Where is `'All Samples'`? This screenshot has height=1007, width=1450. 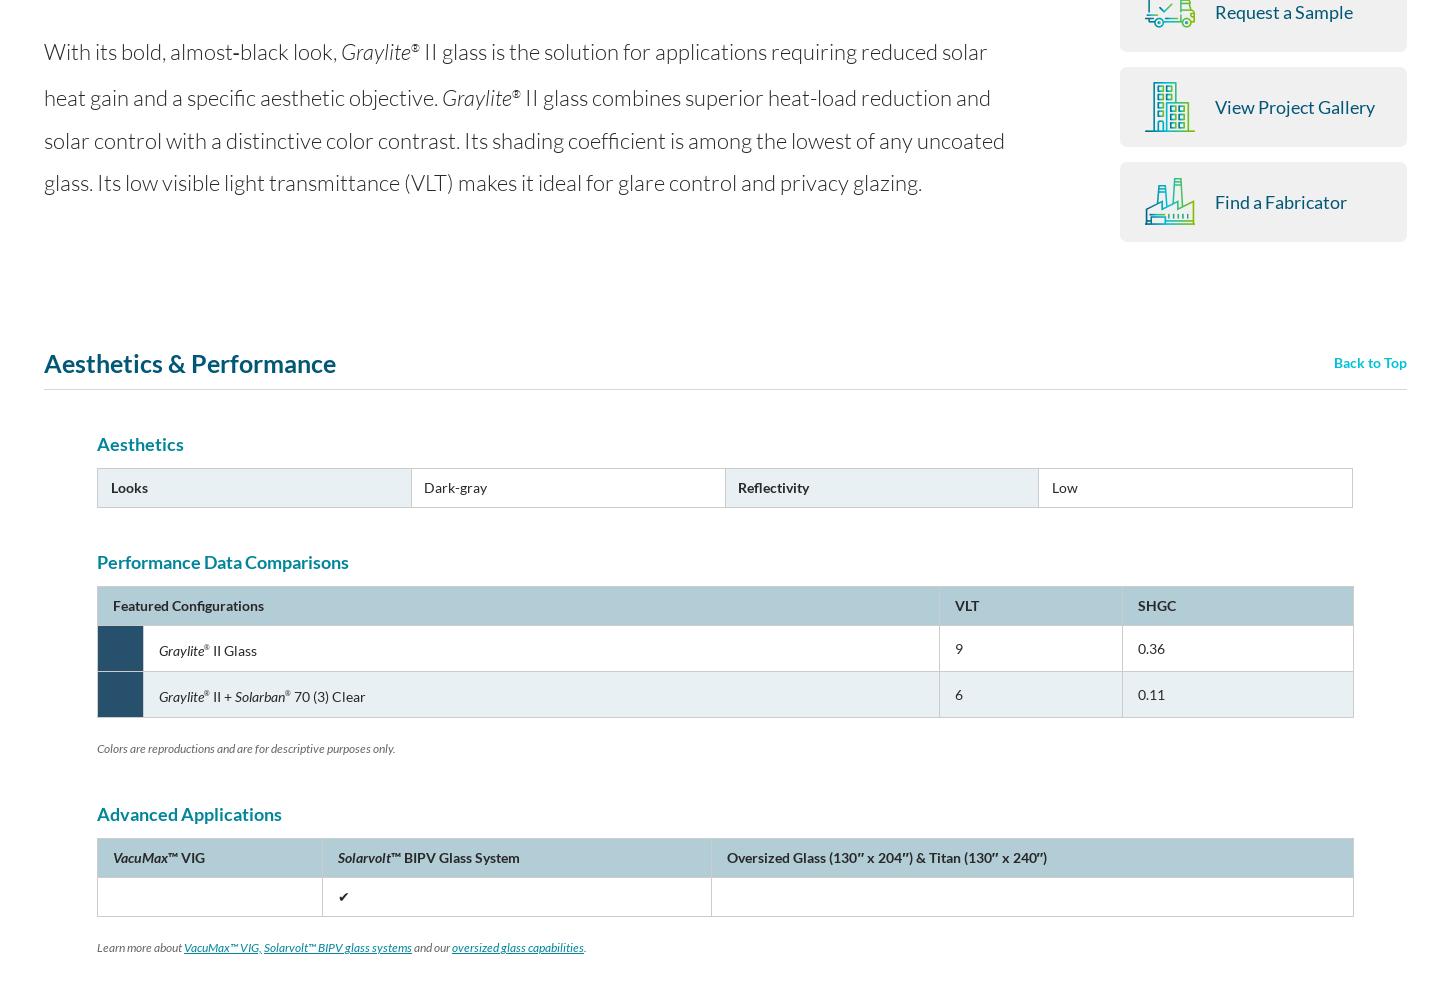
'All Samples' is located at coordinates (1114, 288).